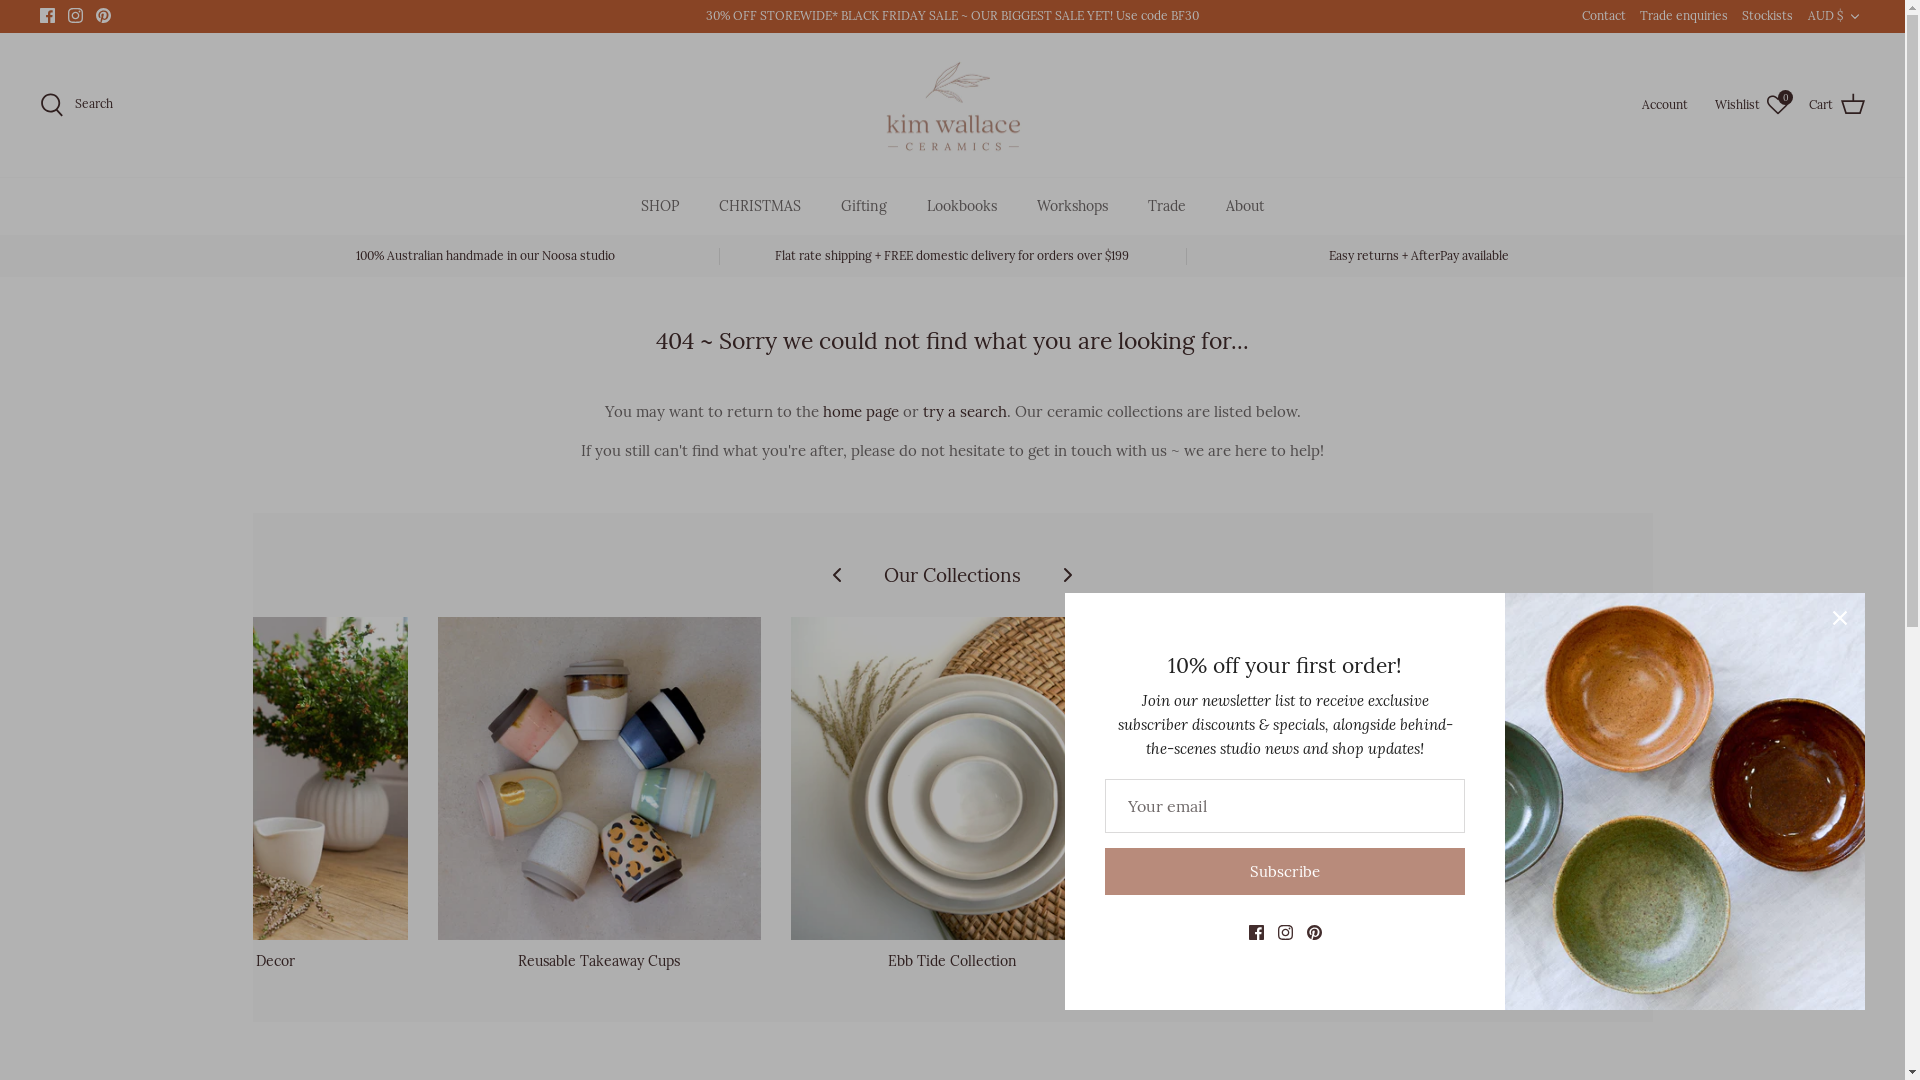 The height and width of the screenshot is (1080, 1920). What do you see at coordinates (245, 793) in the screenshot?
I see `'Home & Decor'` at bounding box center [245, 793].